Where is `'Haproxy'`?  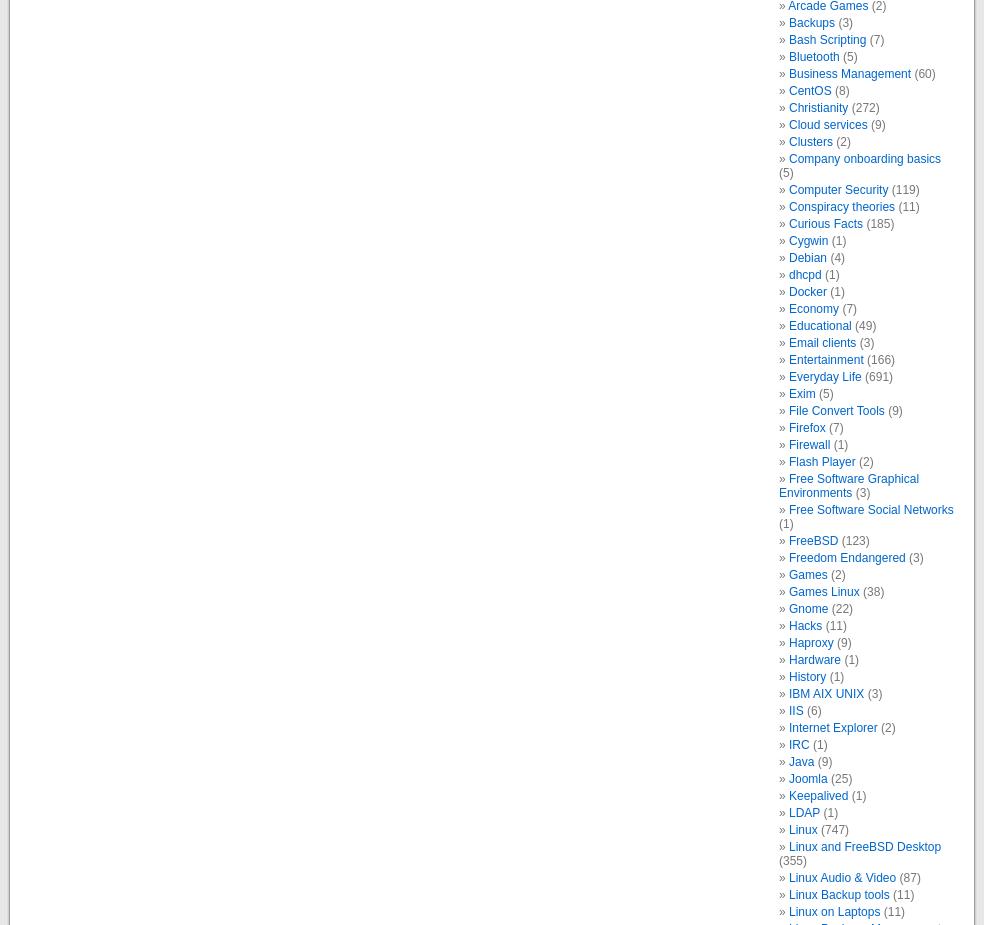 'Haproxy' is located at coordinates (810, 642).